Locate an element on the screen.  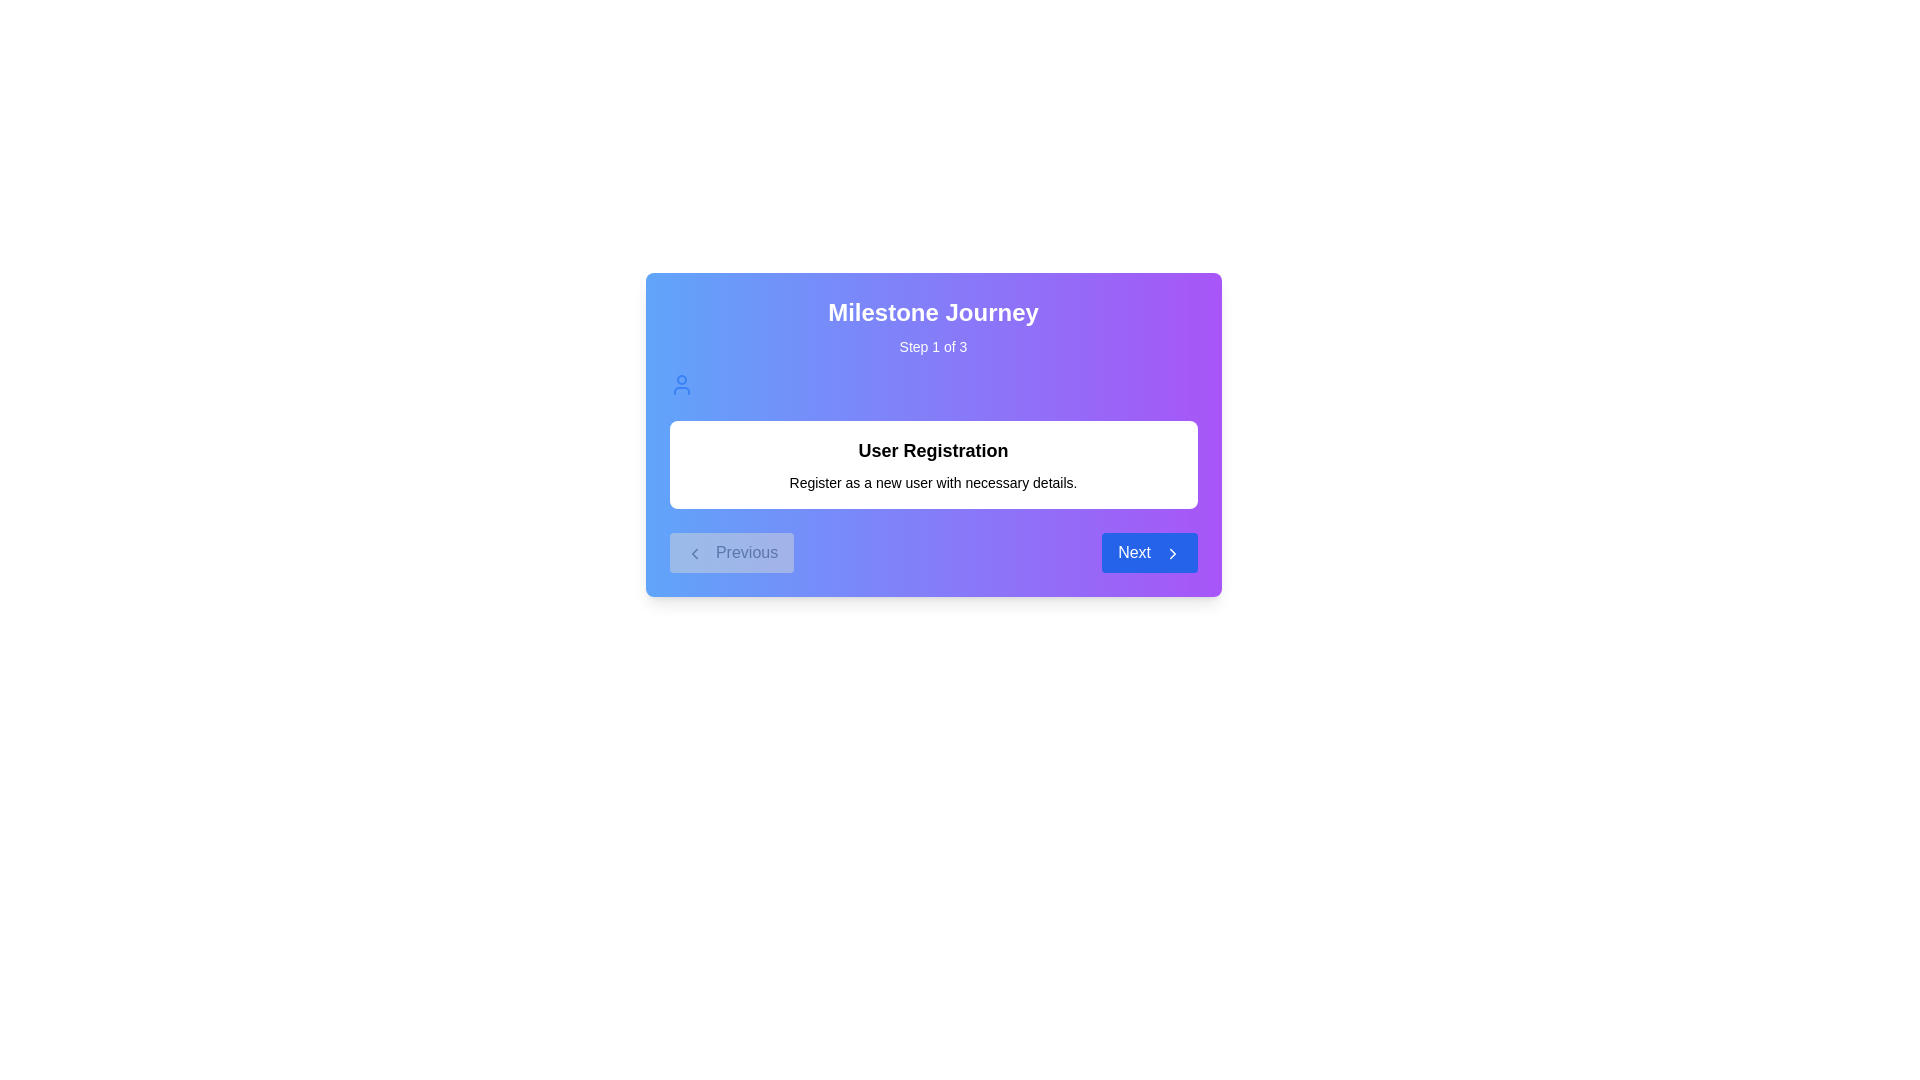
the left-pointing chevron icon inside the 'Previous' button located in the bottom-left corner of the interface is located at coordinates (694, 553).